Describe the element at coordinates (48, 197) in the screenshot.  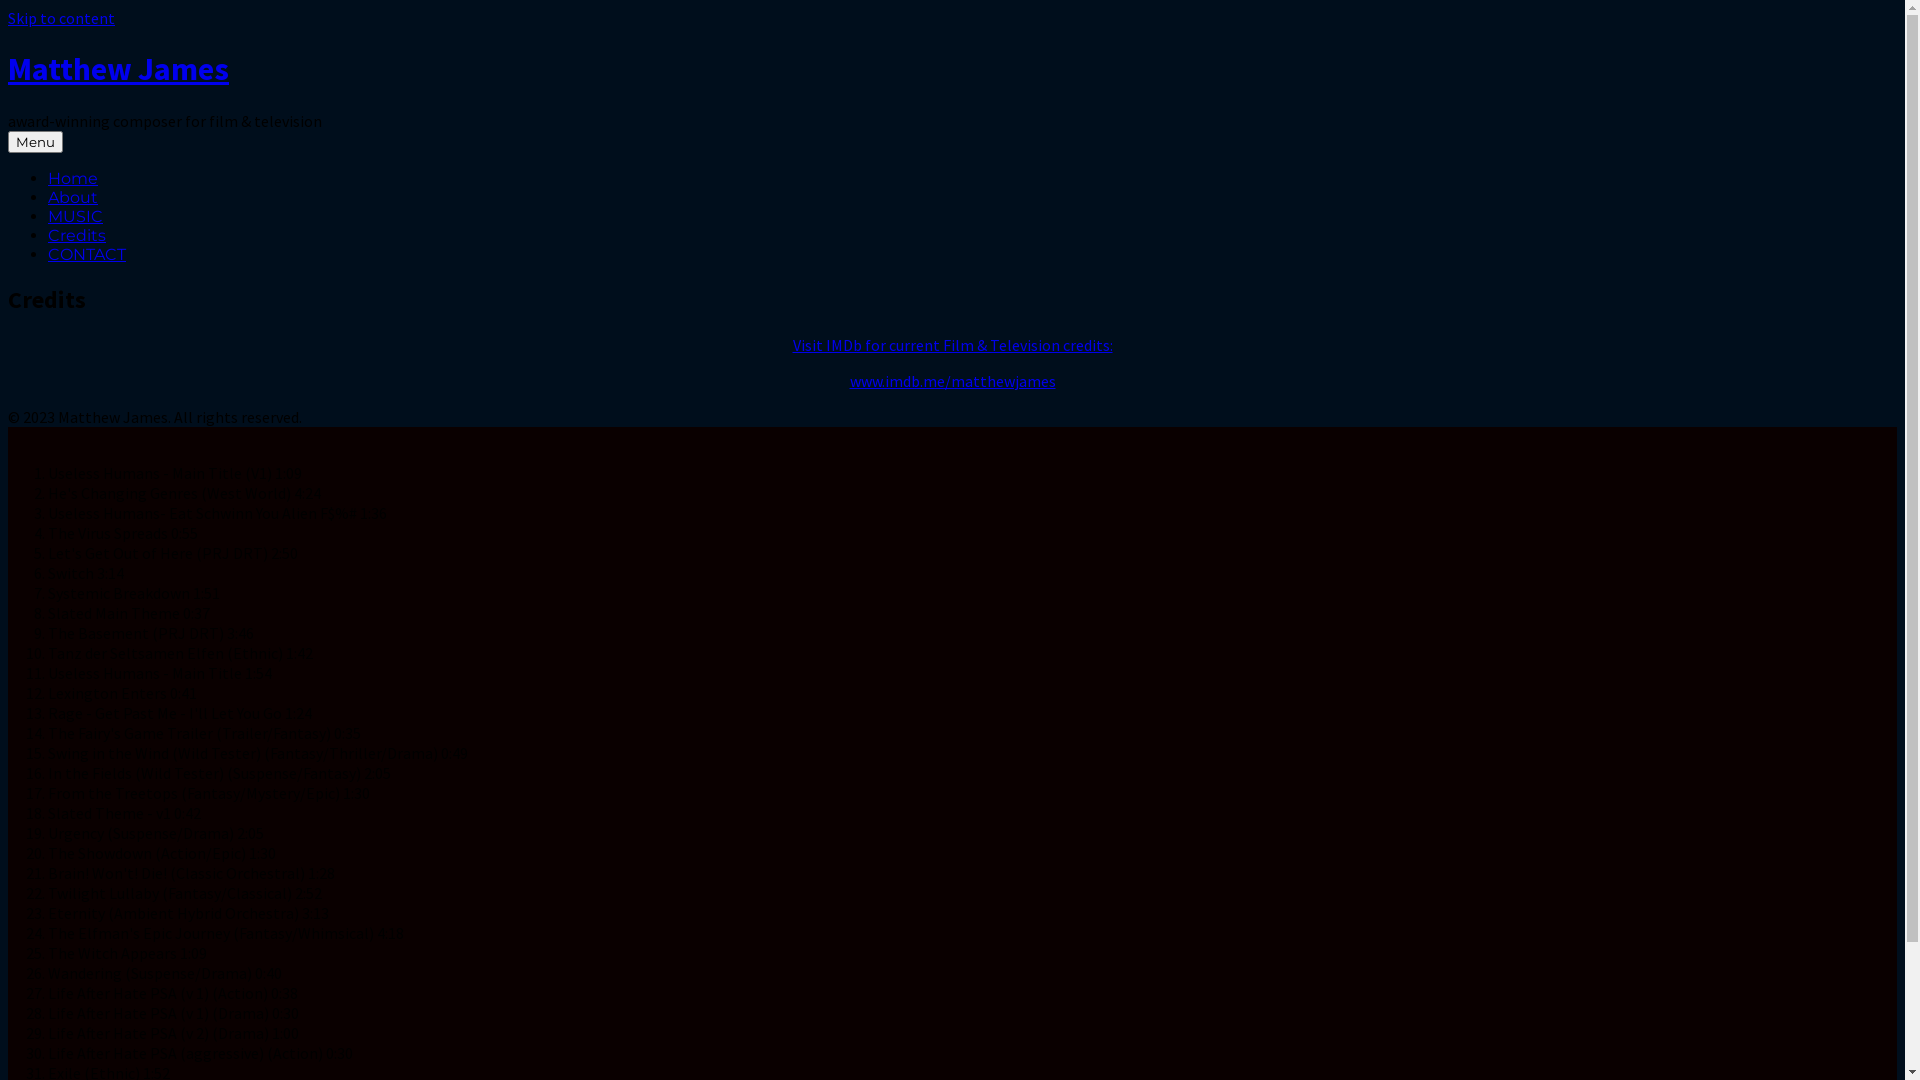
I see `'About'` at that location.